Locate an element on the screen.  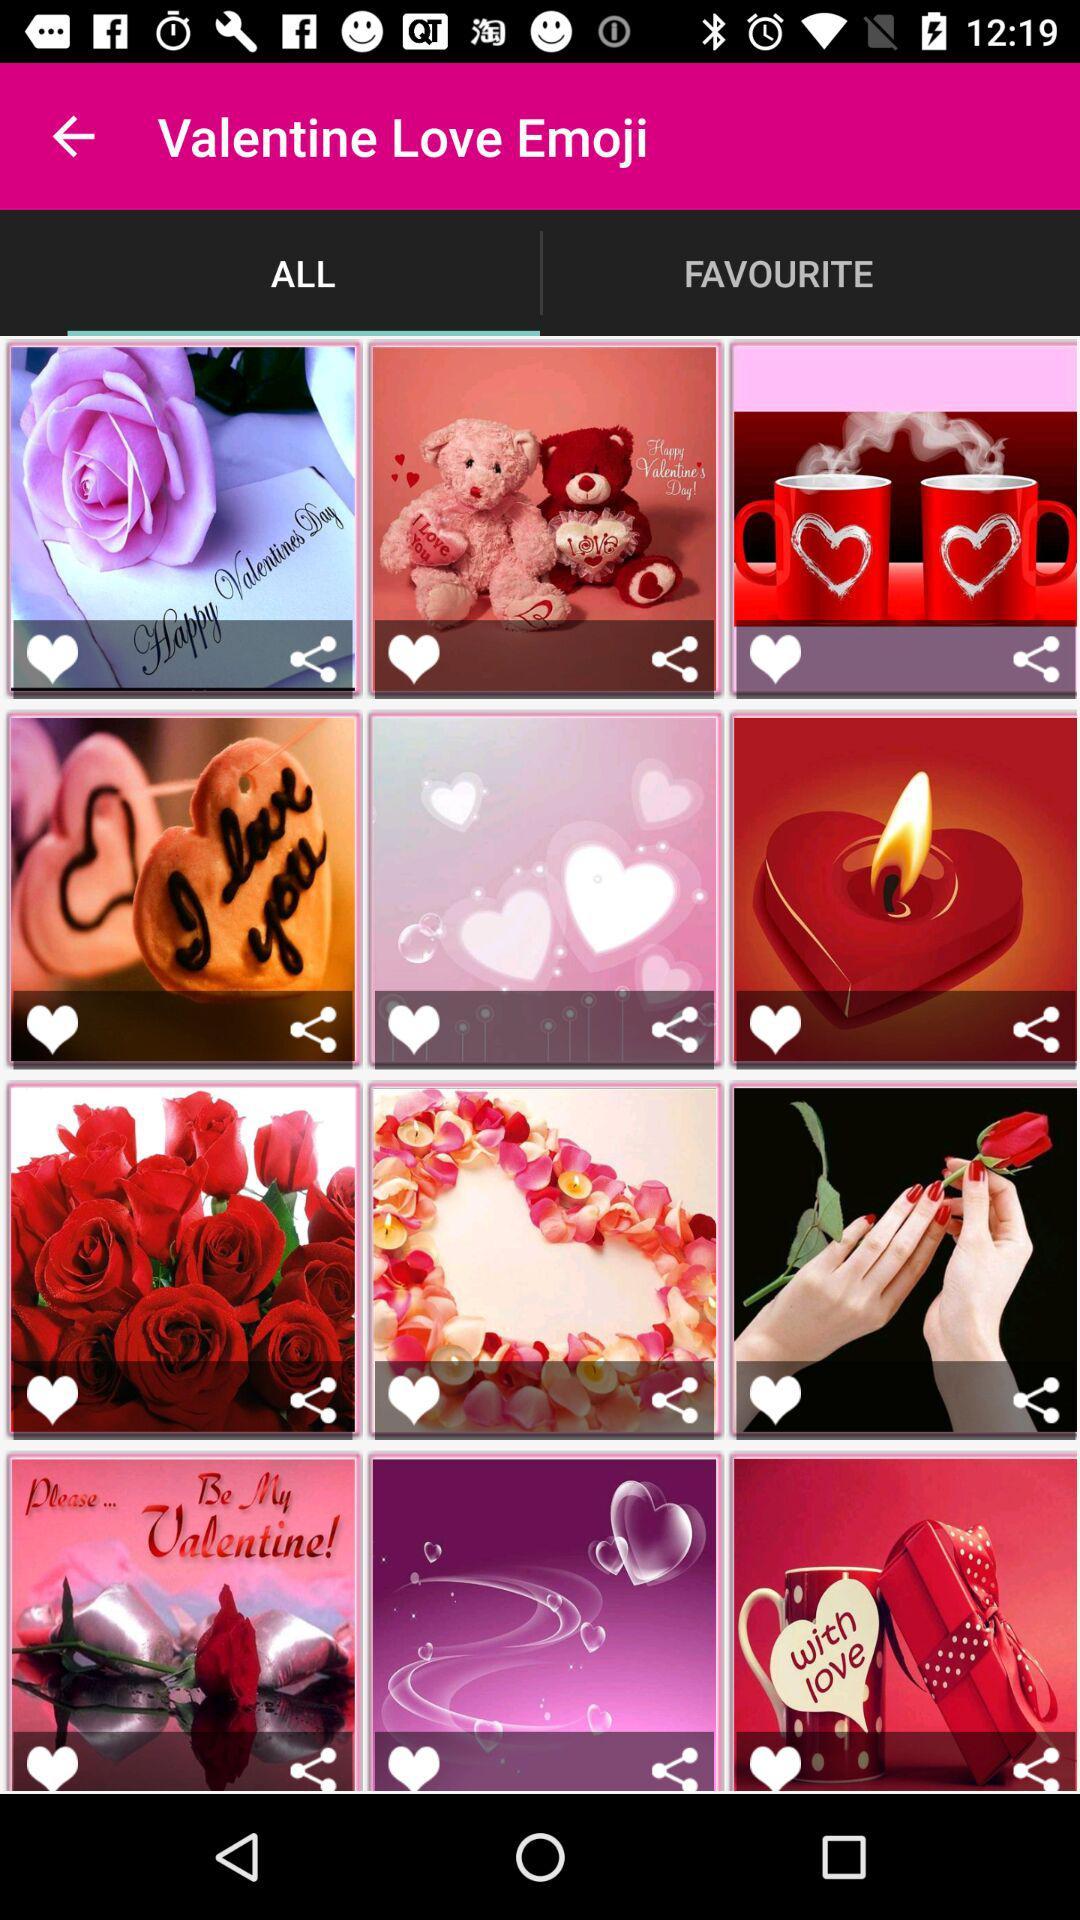
icon next to the valentine love emoji app is located at coordinates (72, 135).